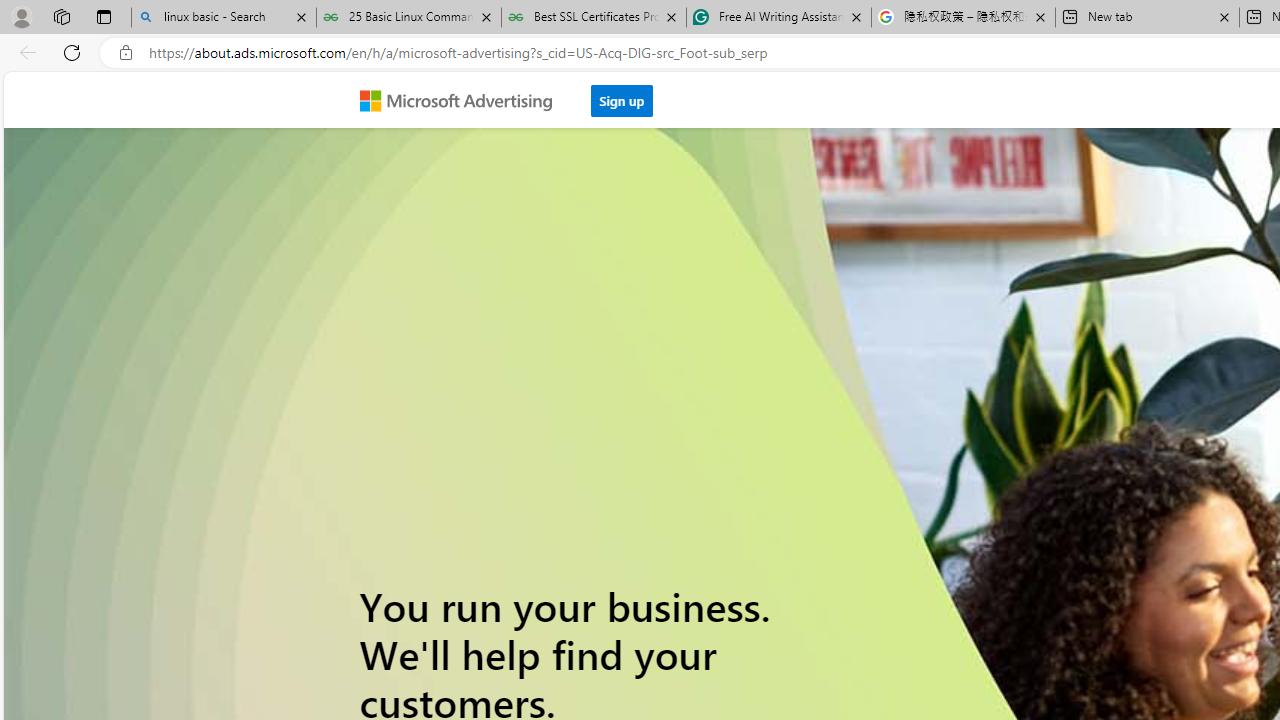  I want to click on 'Sign up', so click(621, 95).